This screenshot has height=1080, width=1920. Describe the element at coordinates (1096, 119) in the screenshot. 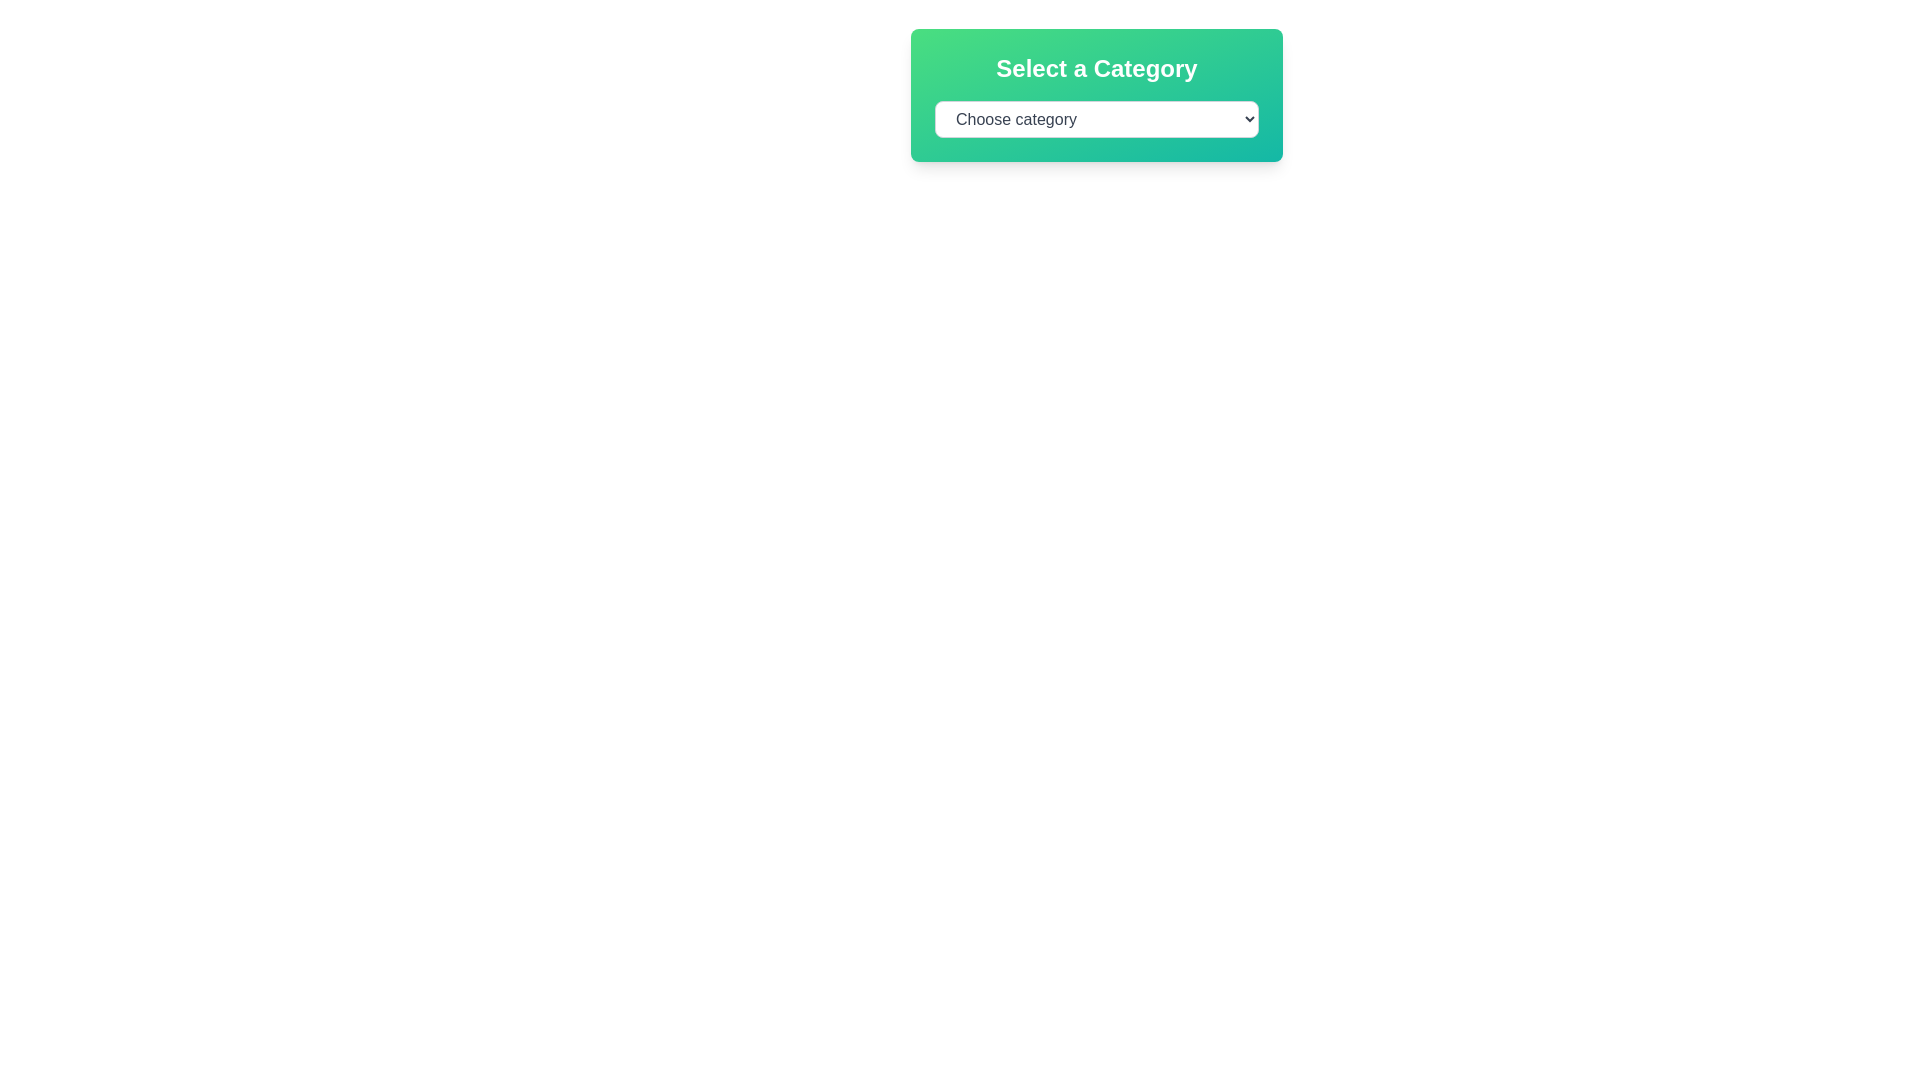

I see `the dropdown menu labeled 'Choose category'` at that location.